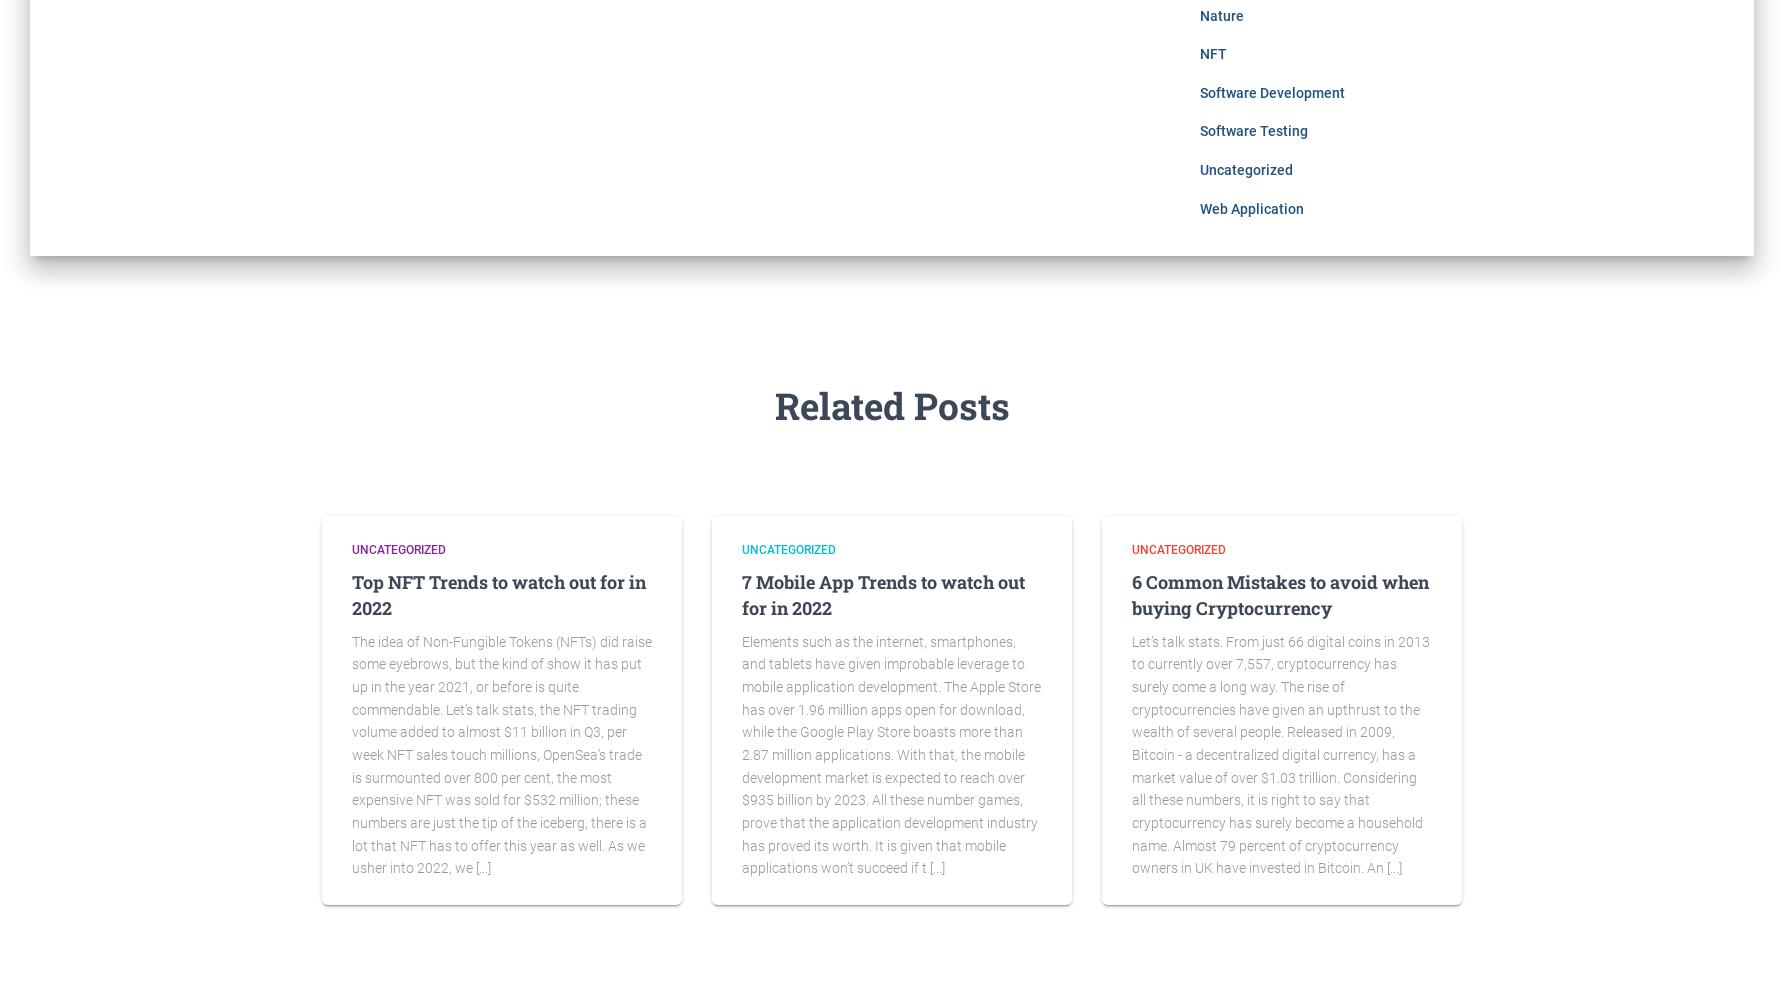  I want to click on 'The idea of Non-Fungible Tokens (NFTs) did raise some eyebrows, but the kind of show it has put up in the year 2021, or before is quite commendable. Let’s talk stats, the NFT trading volume added to almost $11 billion in Q3, per week NFT sales touch millions, OpenSea’s trade is surmounted over 800 per cent, the most expensive NFT was sold for $532 million; these numbers are just the tip of the iceberg, there is a lot that NFT has to offer this year as well. As we usher into 2022, we  [...]', so click(502, 754).